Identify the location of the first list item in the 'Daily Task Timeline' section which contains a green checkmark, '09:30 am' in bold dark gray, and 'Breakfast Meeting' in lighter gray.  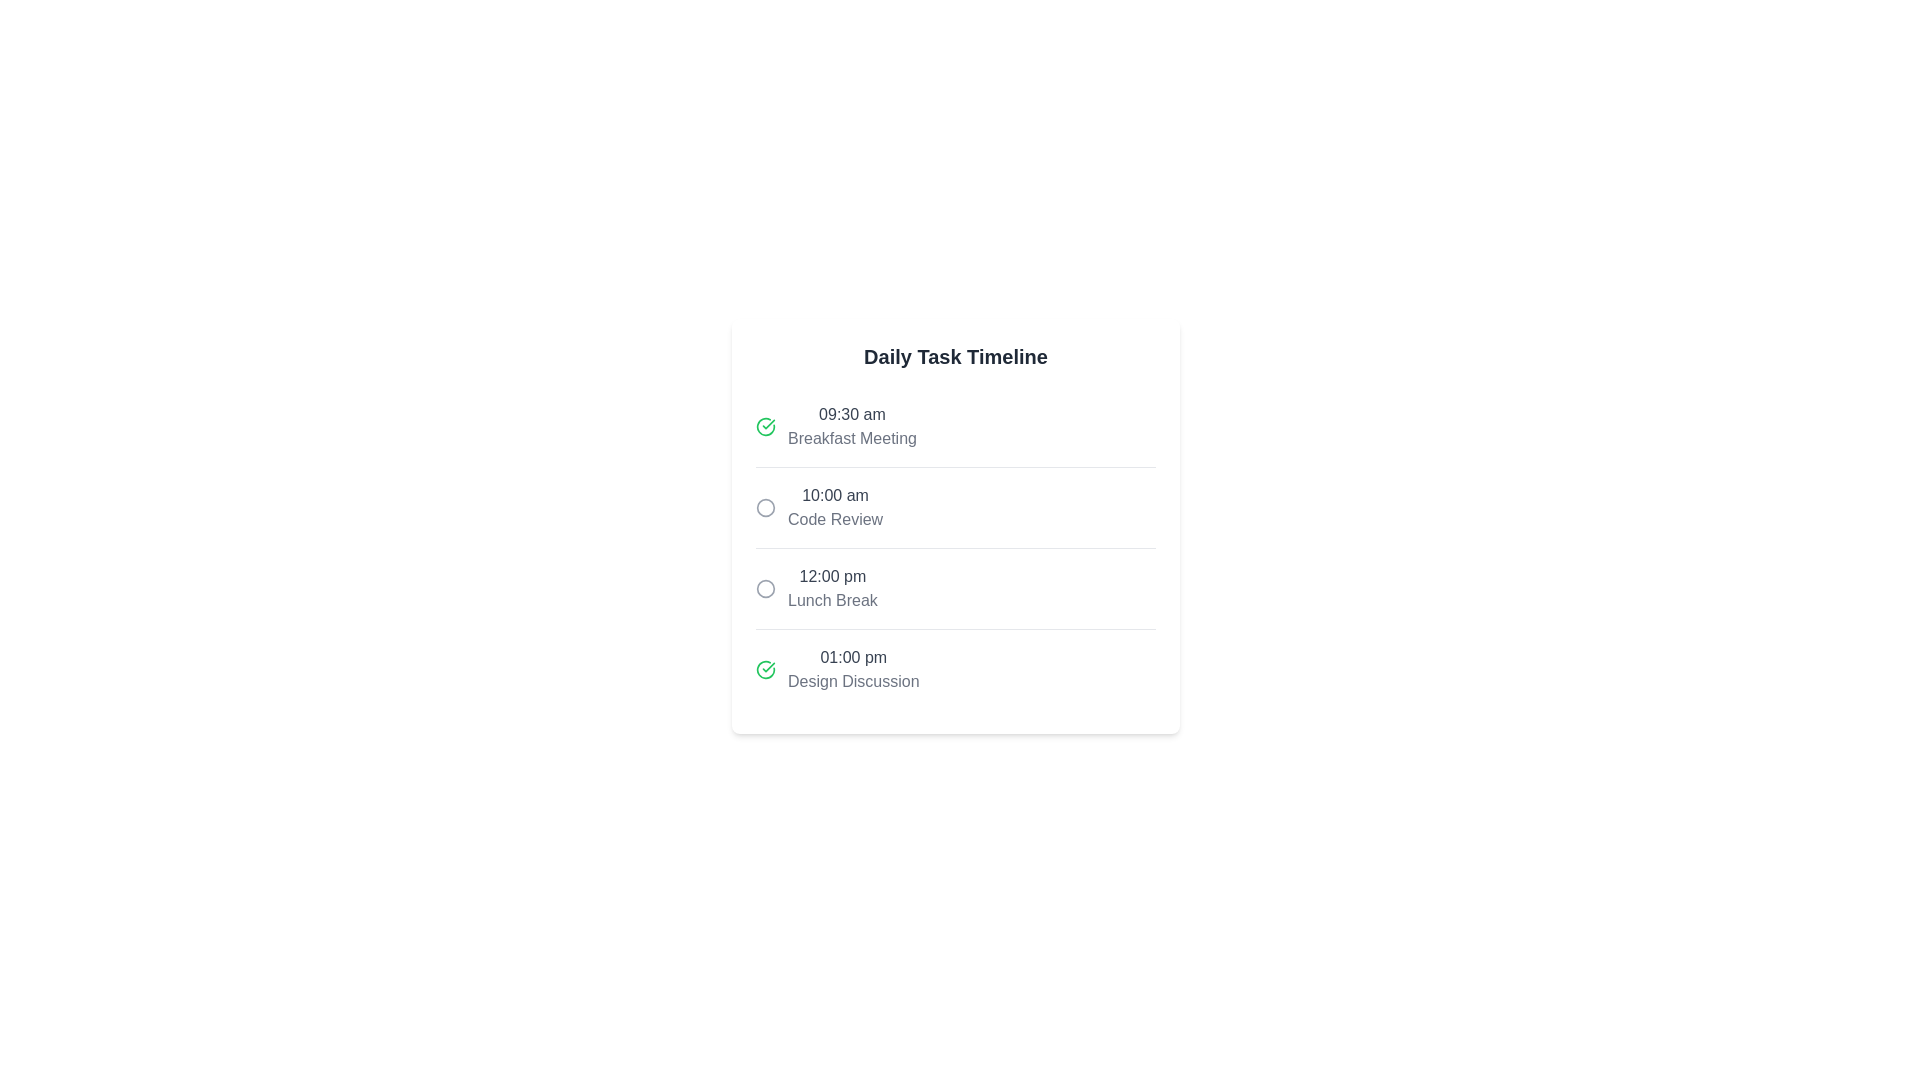
(954, 426).